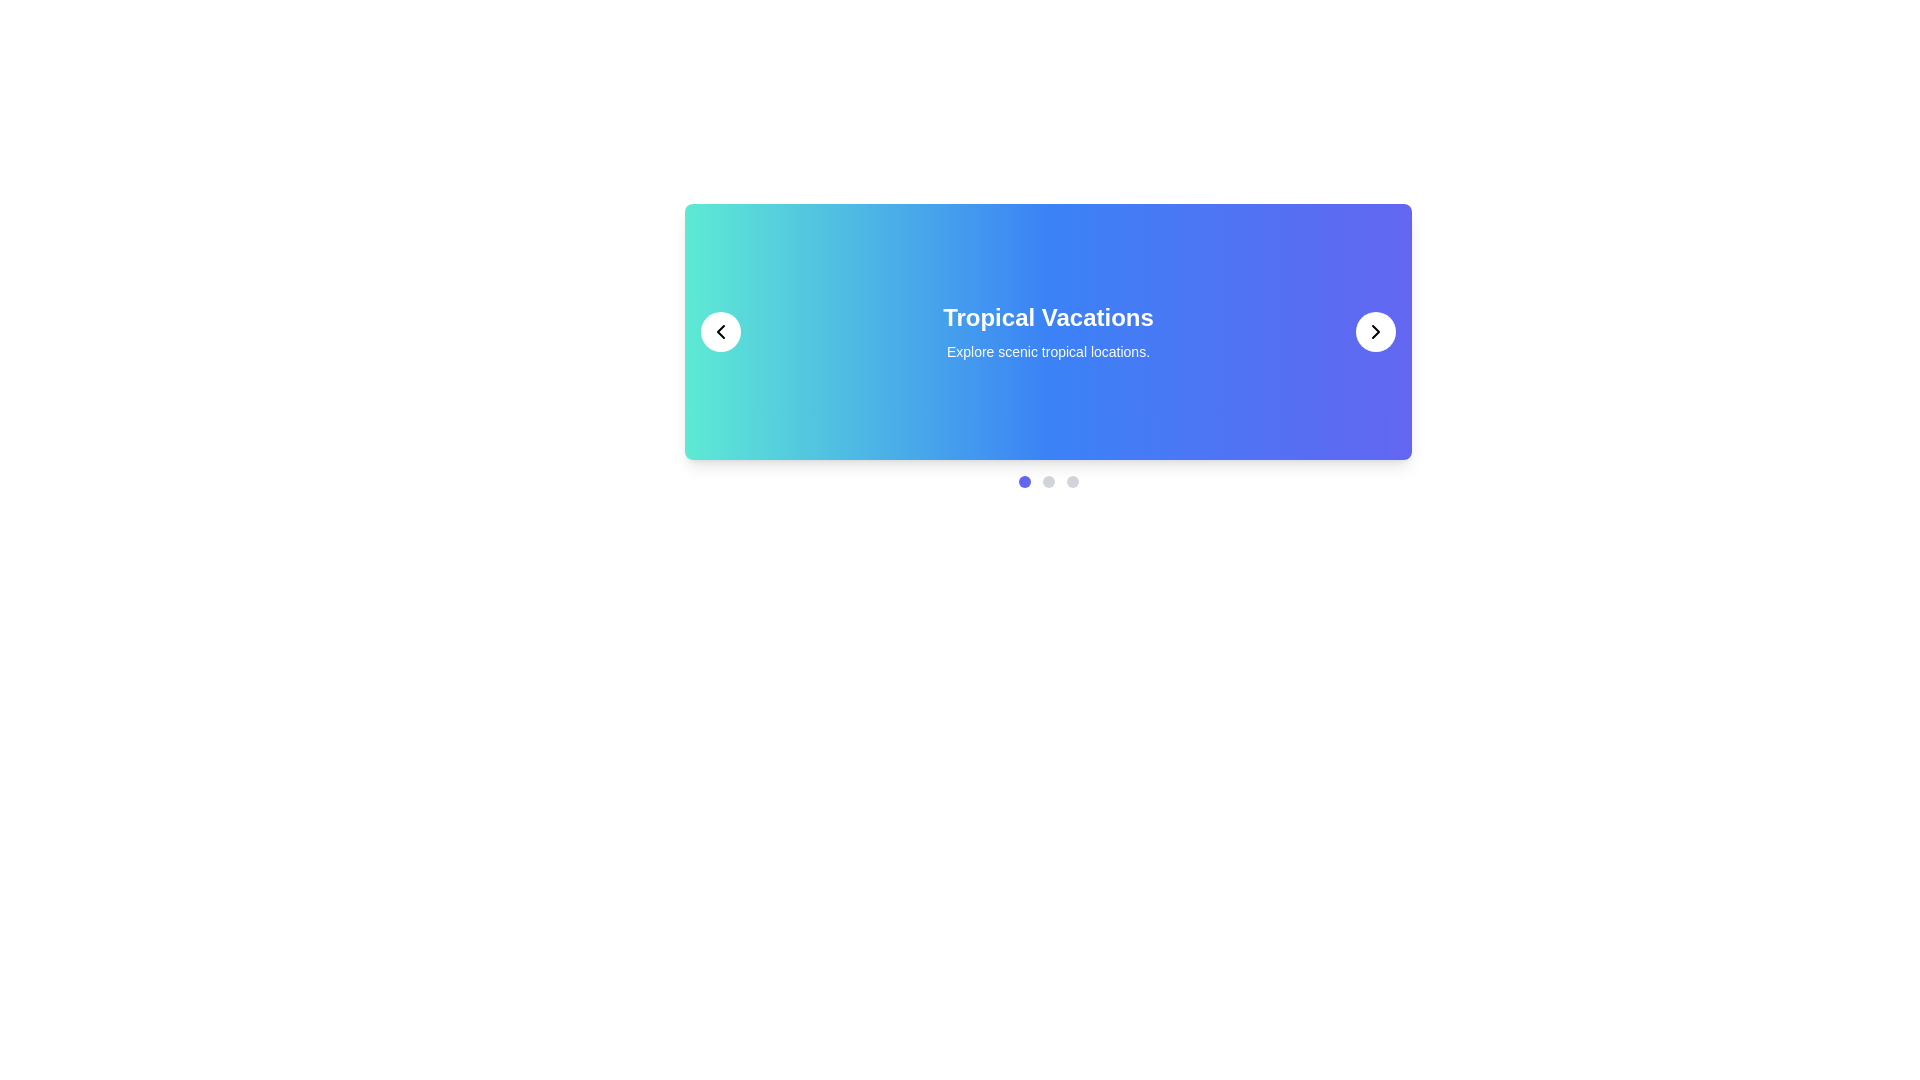  Describe the element at coordinates (1375, 330) in the screenshot. I see `the right-pointing arrow icon within the circular button on the blue gradient card` at that location.